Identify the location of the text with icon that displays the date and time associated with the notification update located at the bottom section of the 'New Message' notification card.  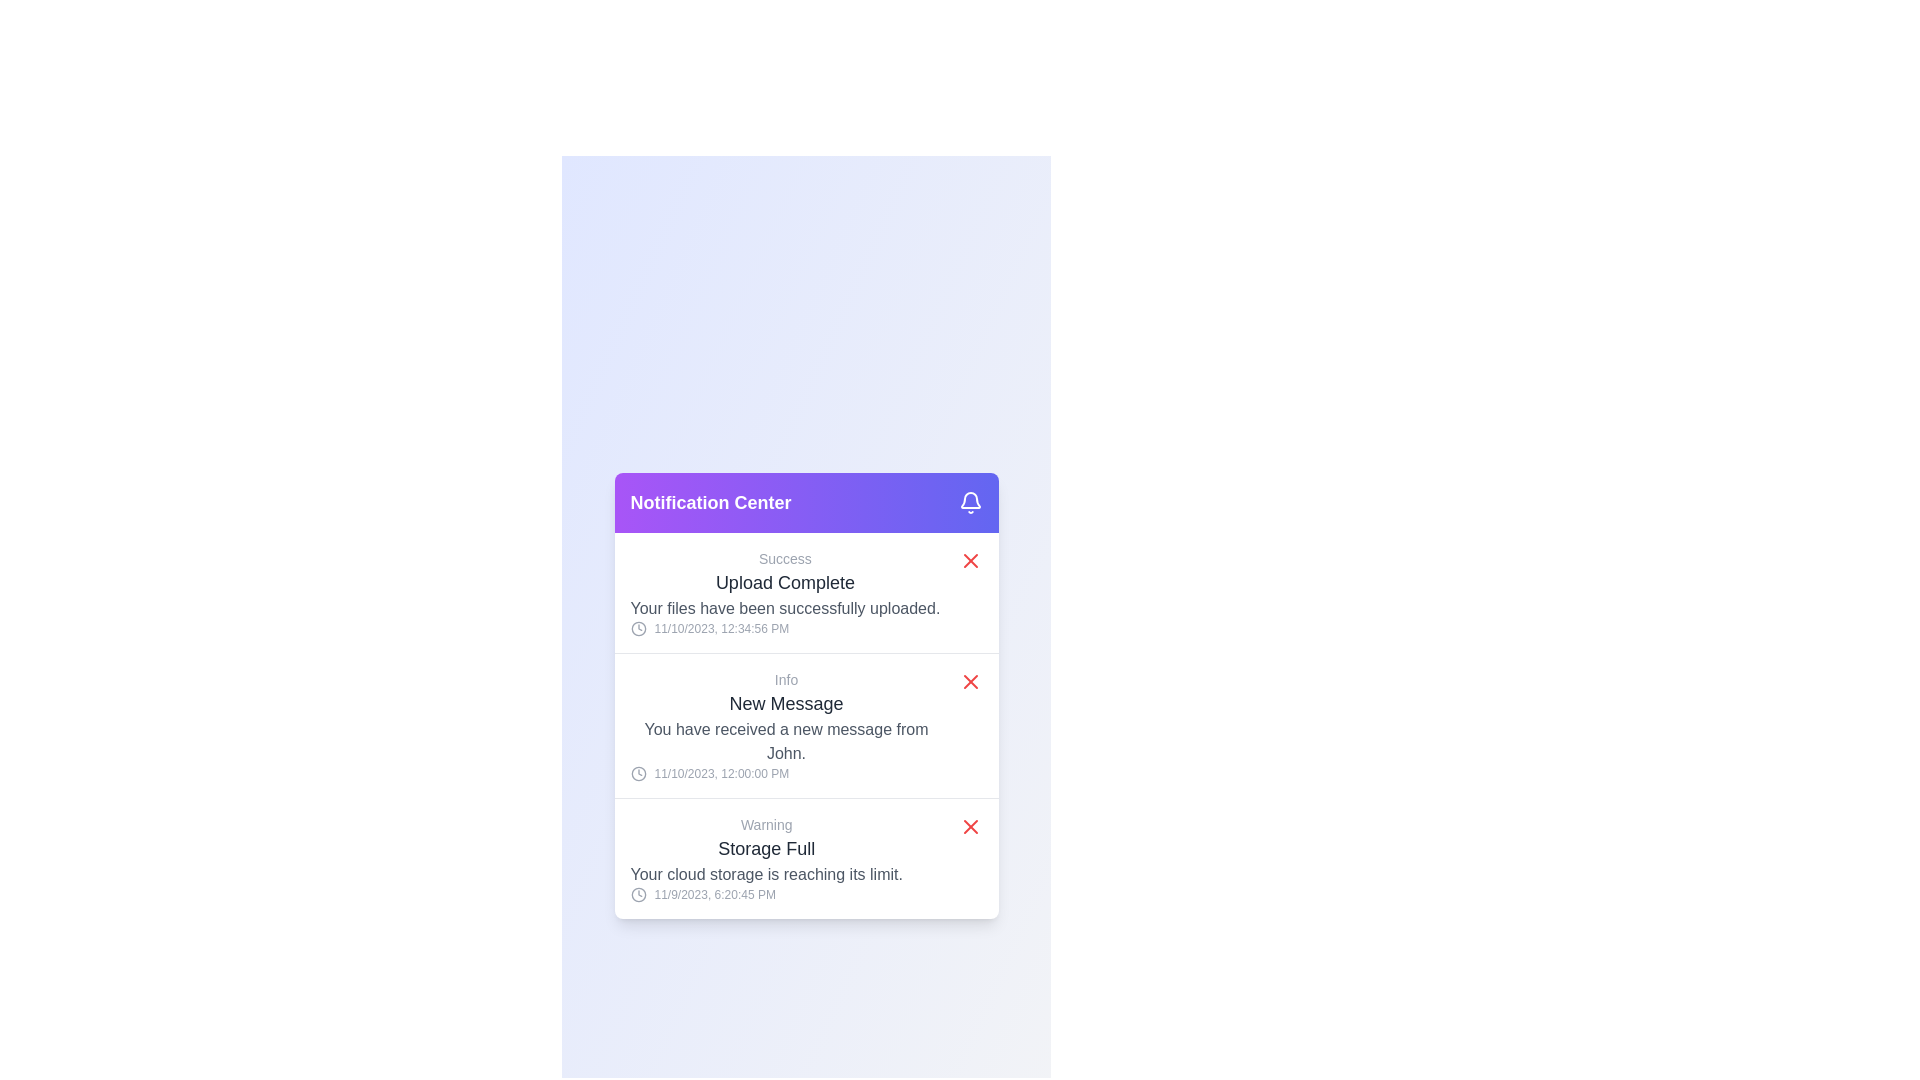
(785, 773).